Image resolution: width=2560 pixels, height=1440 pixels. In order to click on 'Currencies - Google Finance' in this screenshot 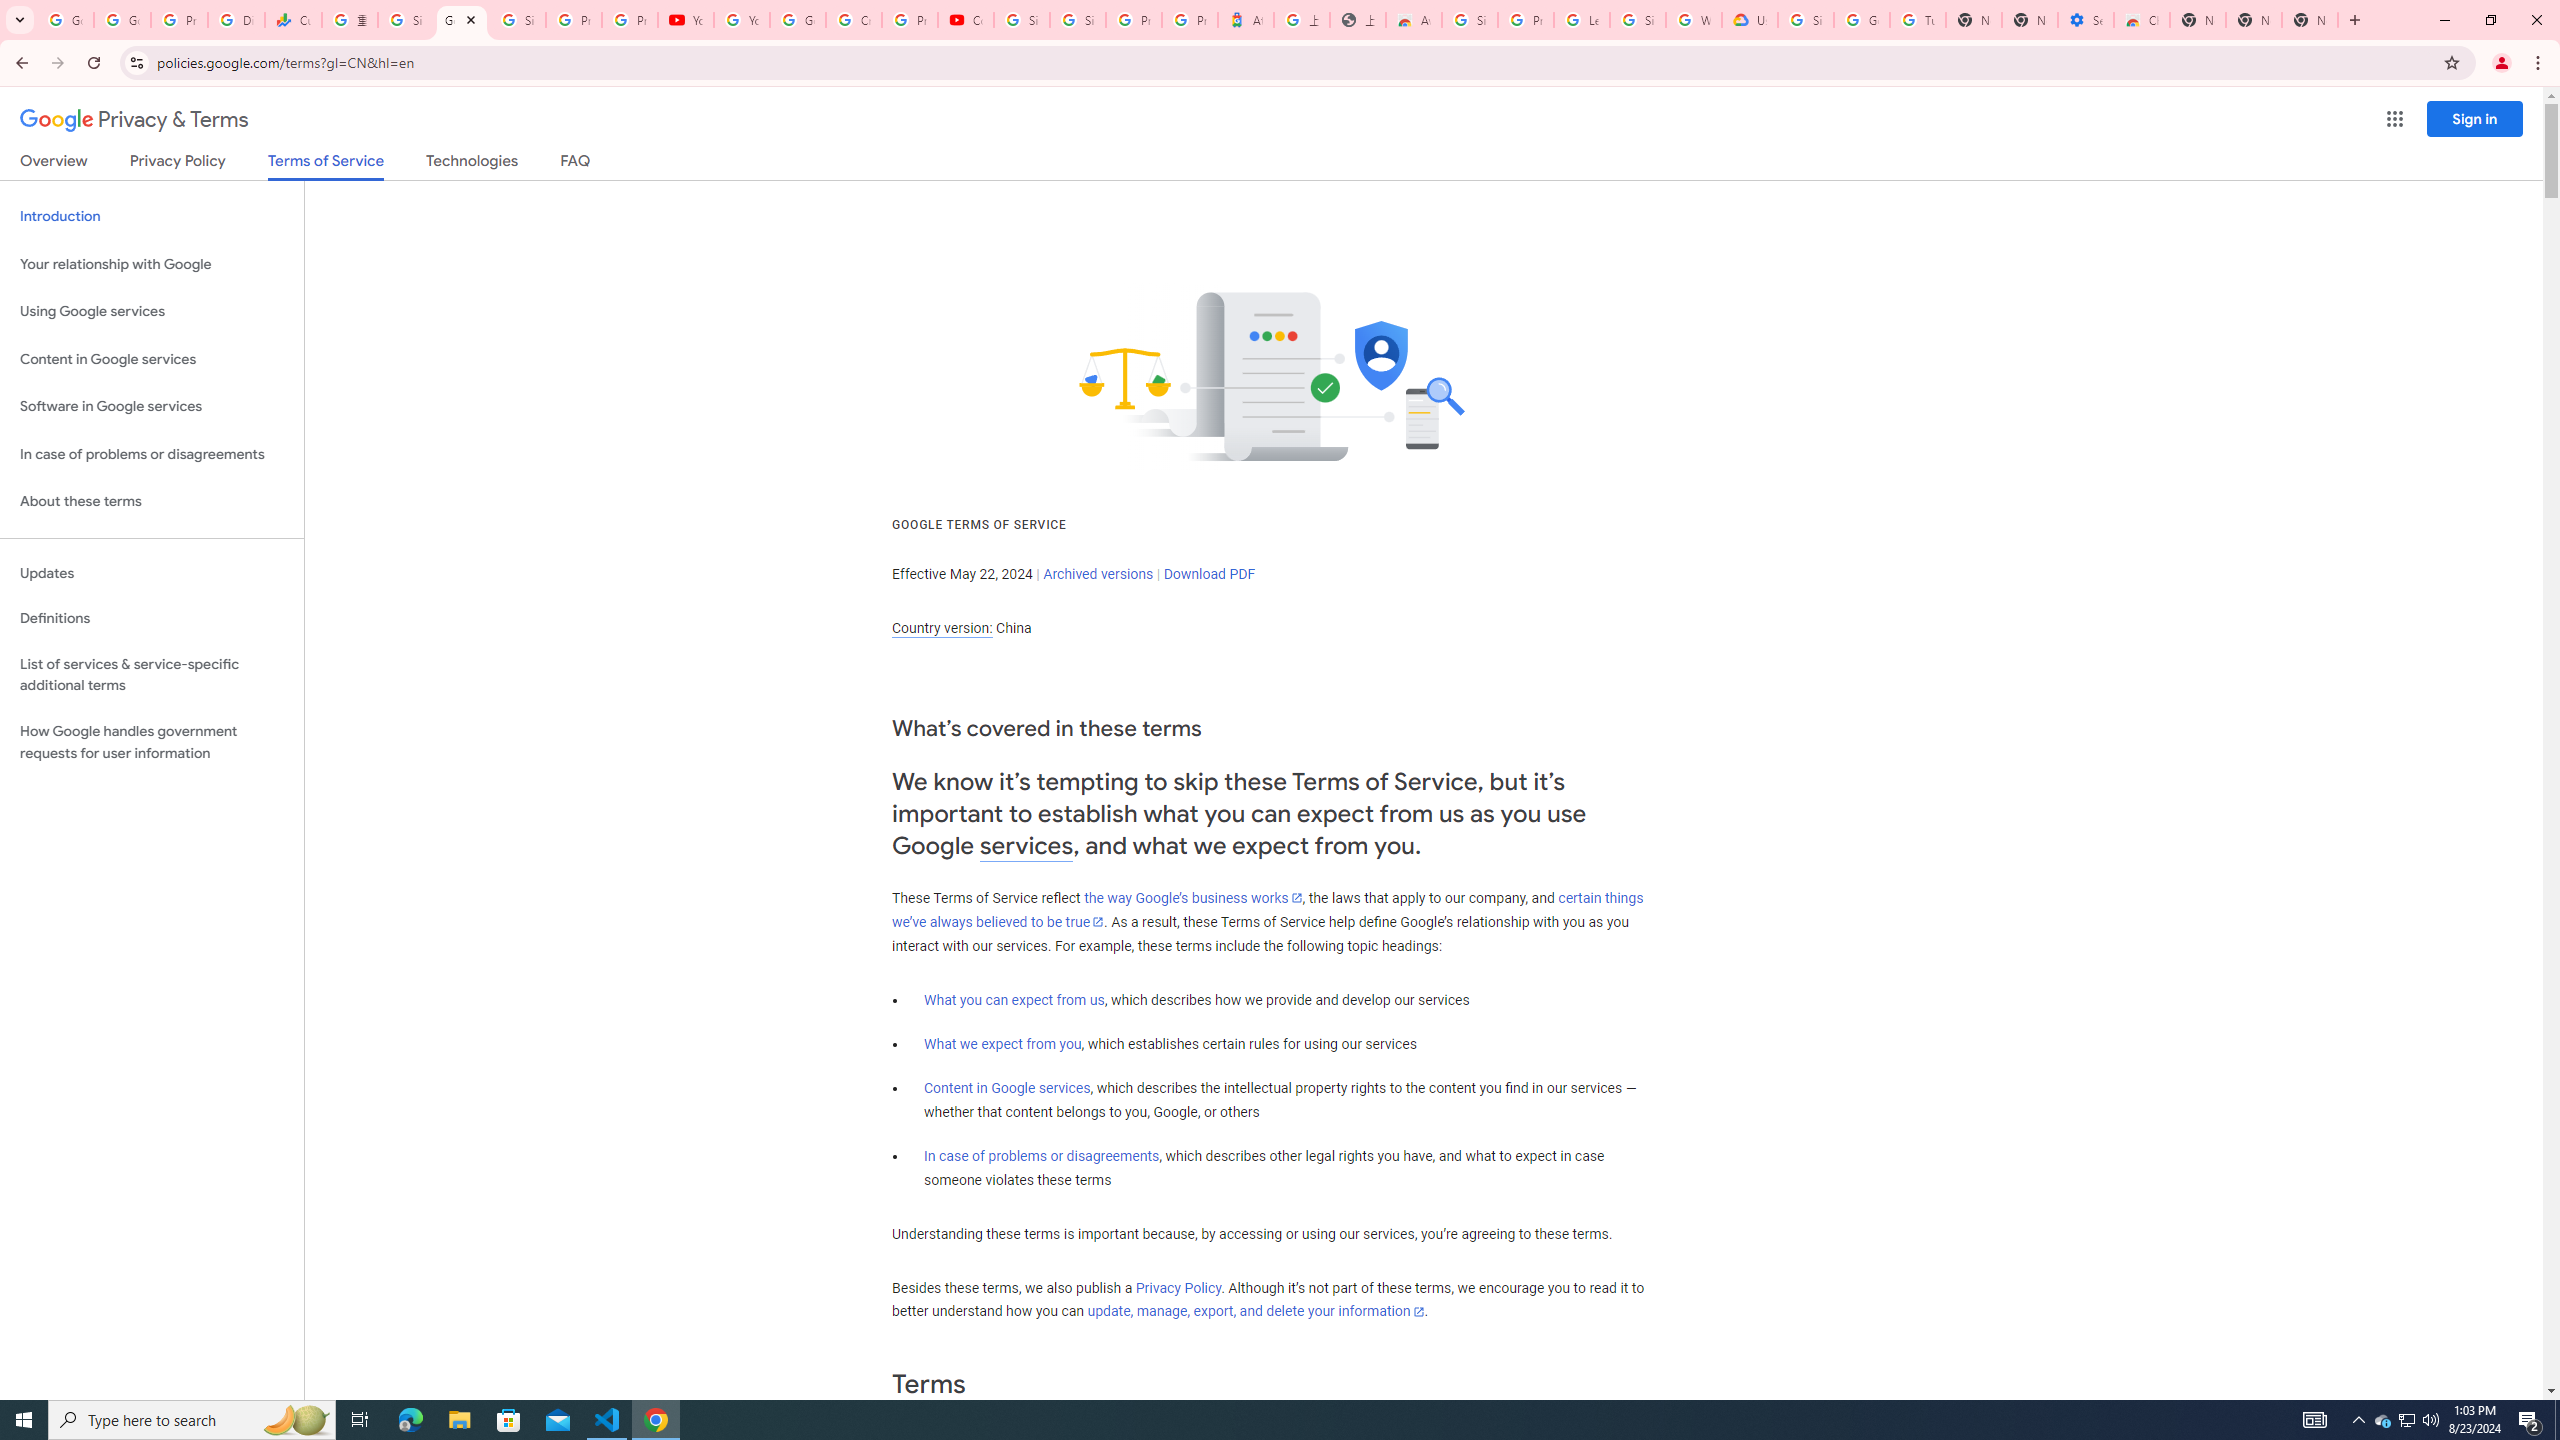, I will do `click(293, 19)`.